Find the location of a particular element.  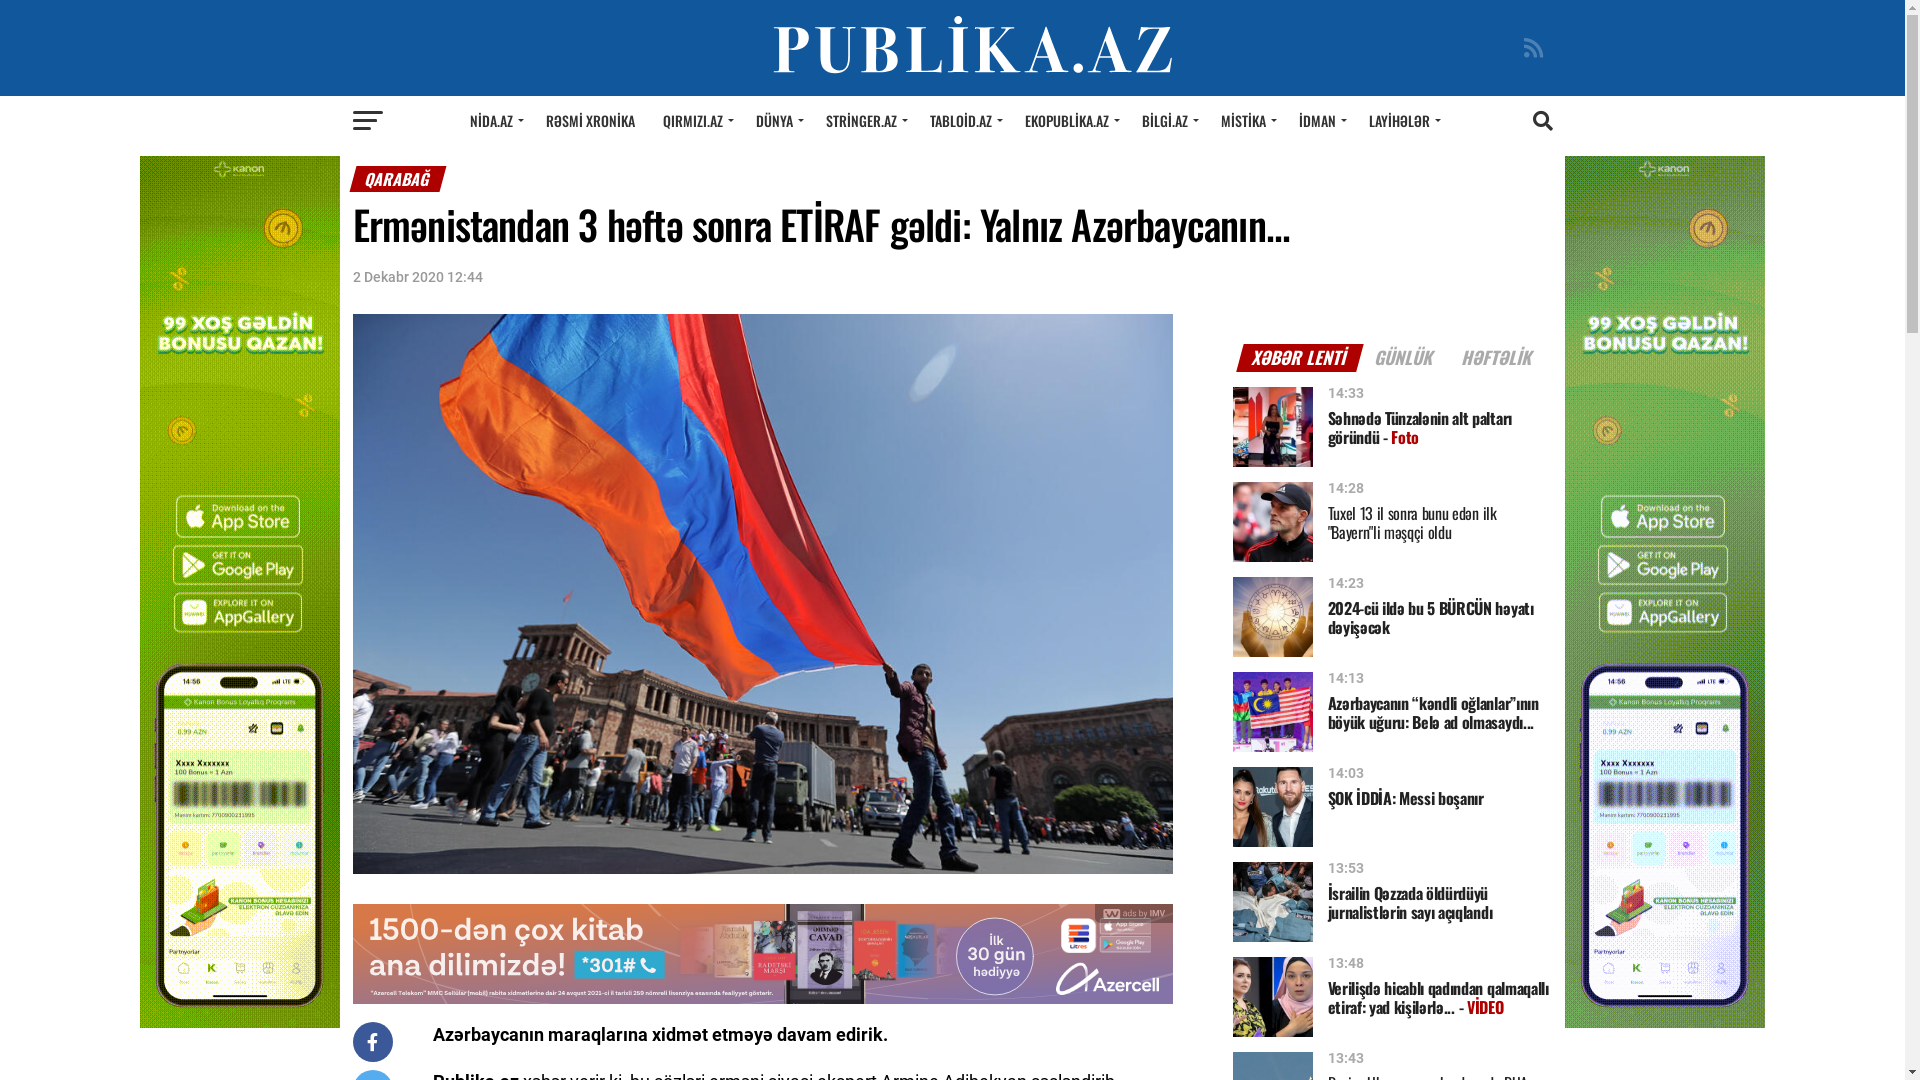

'EKOPUBLIKA.AZ' is located at coordinates (1068, 120).